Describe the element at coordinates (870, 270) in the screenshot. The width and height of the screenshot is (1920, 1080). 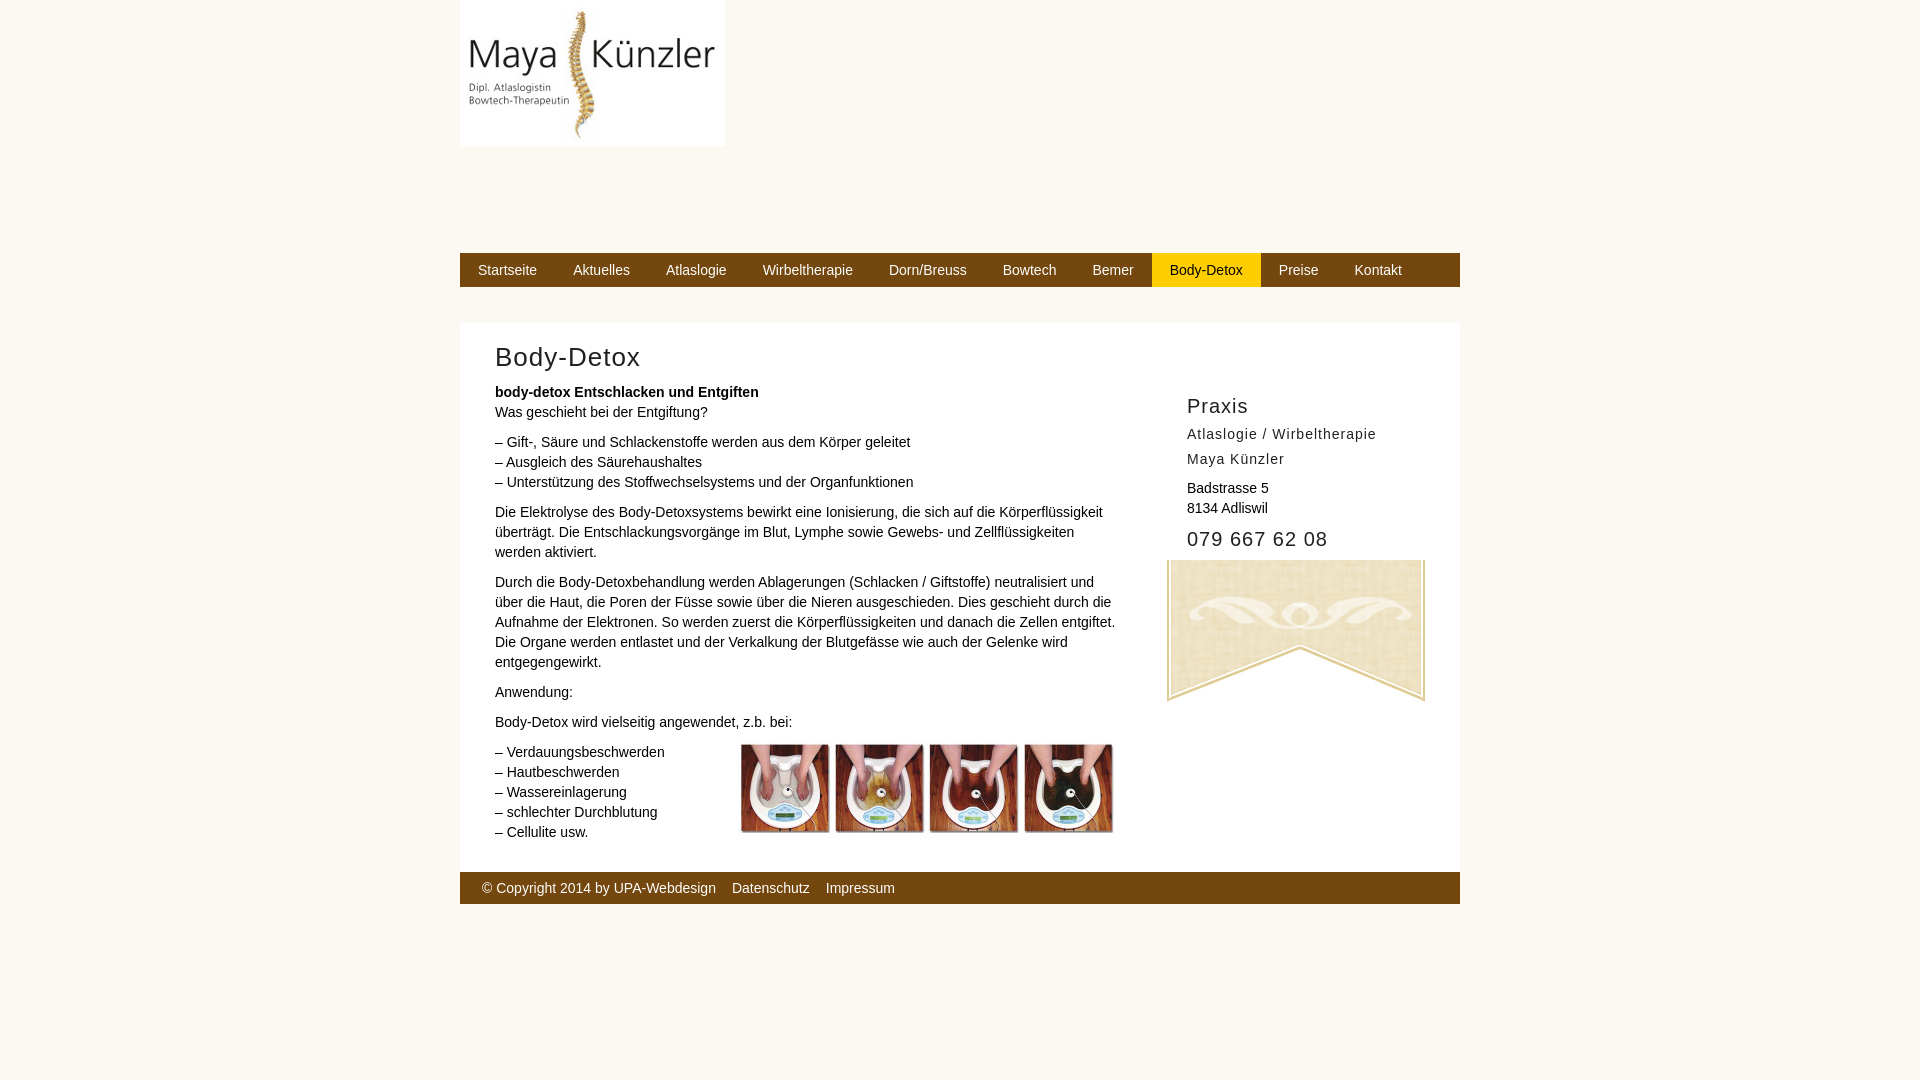
I see `'Dorn/Breuss'` at that location.